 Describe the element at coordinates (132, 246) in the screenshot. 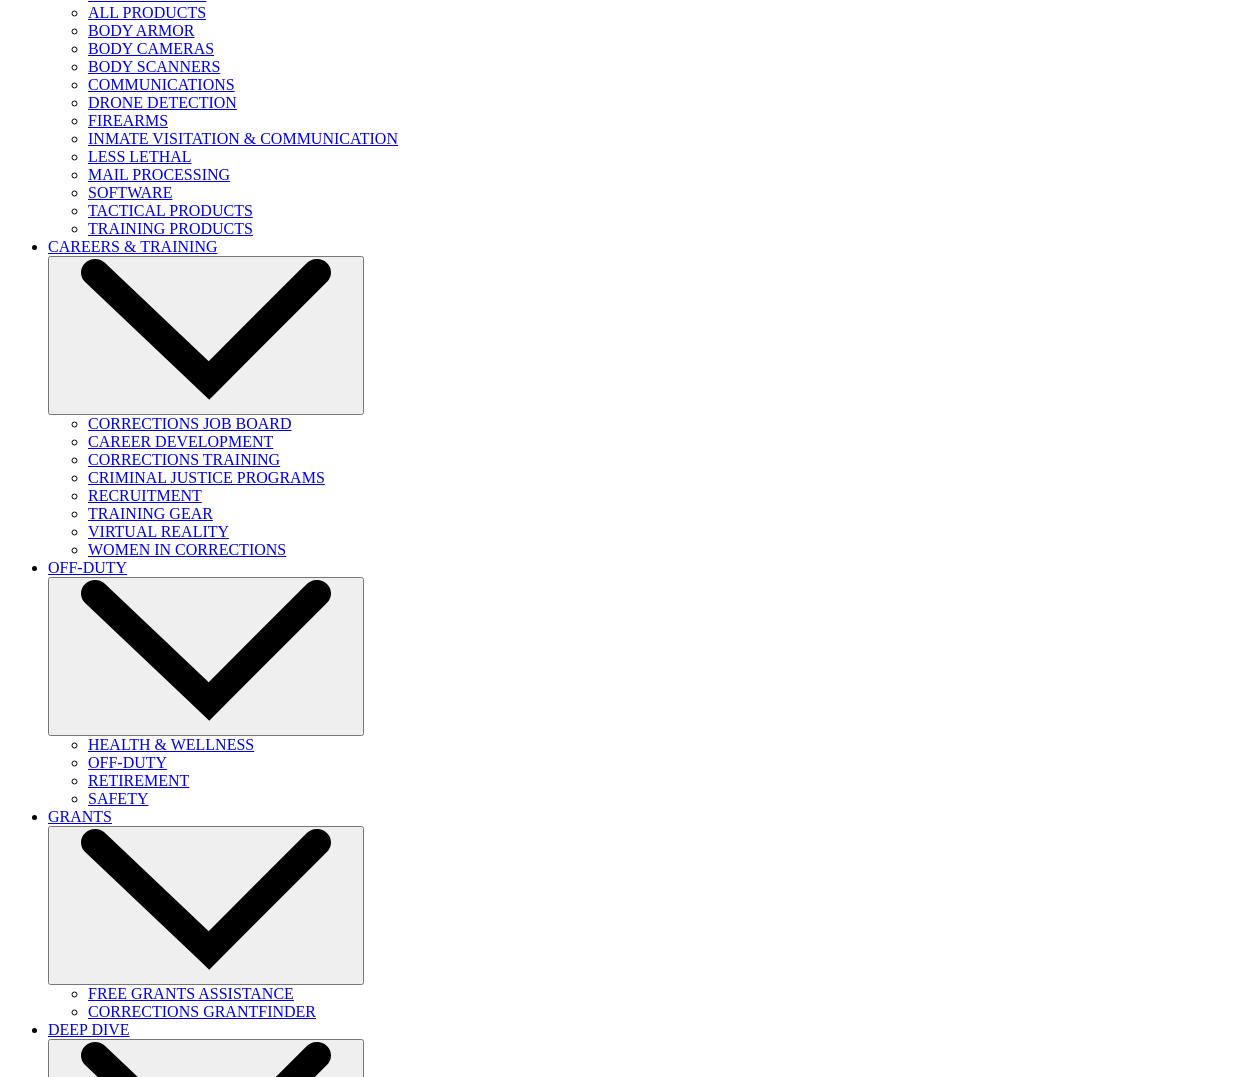

I see `'CAREERS & TRAINING'` at that location.